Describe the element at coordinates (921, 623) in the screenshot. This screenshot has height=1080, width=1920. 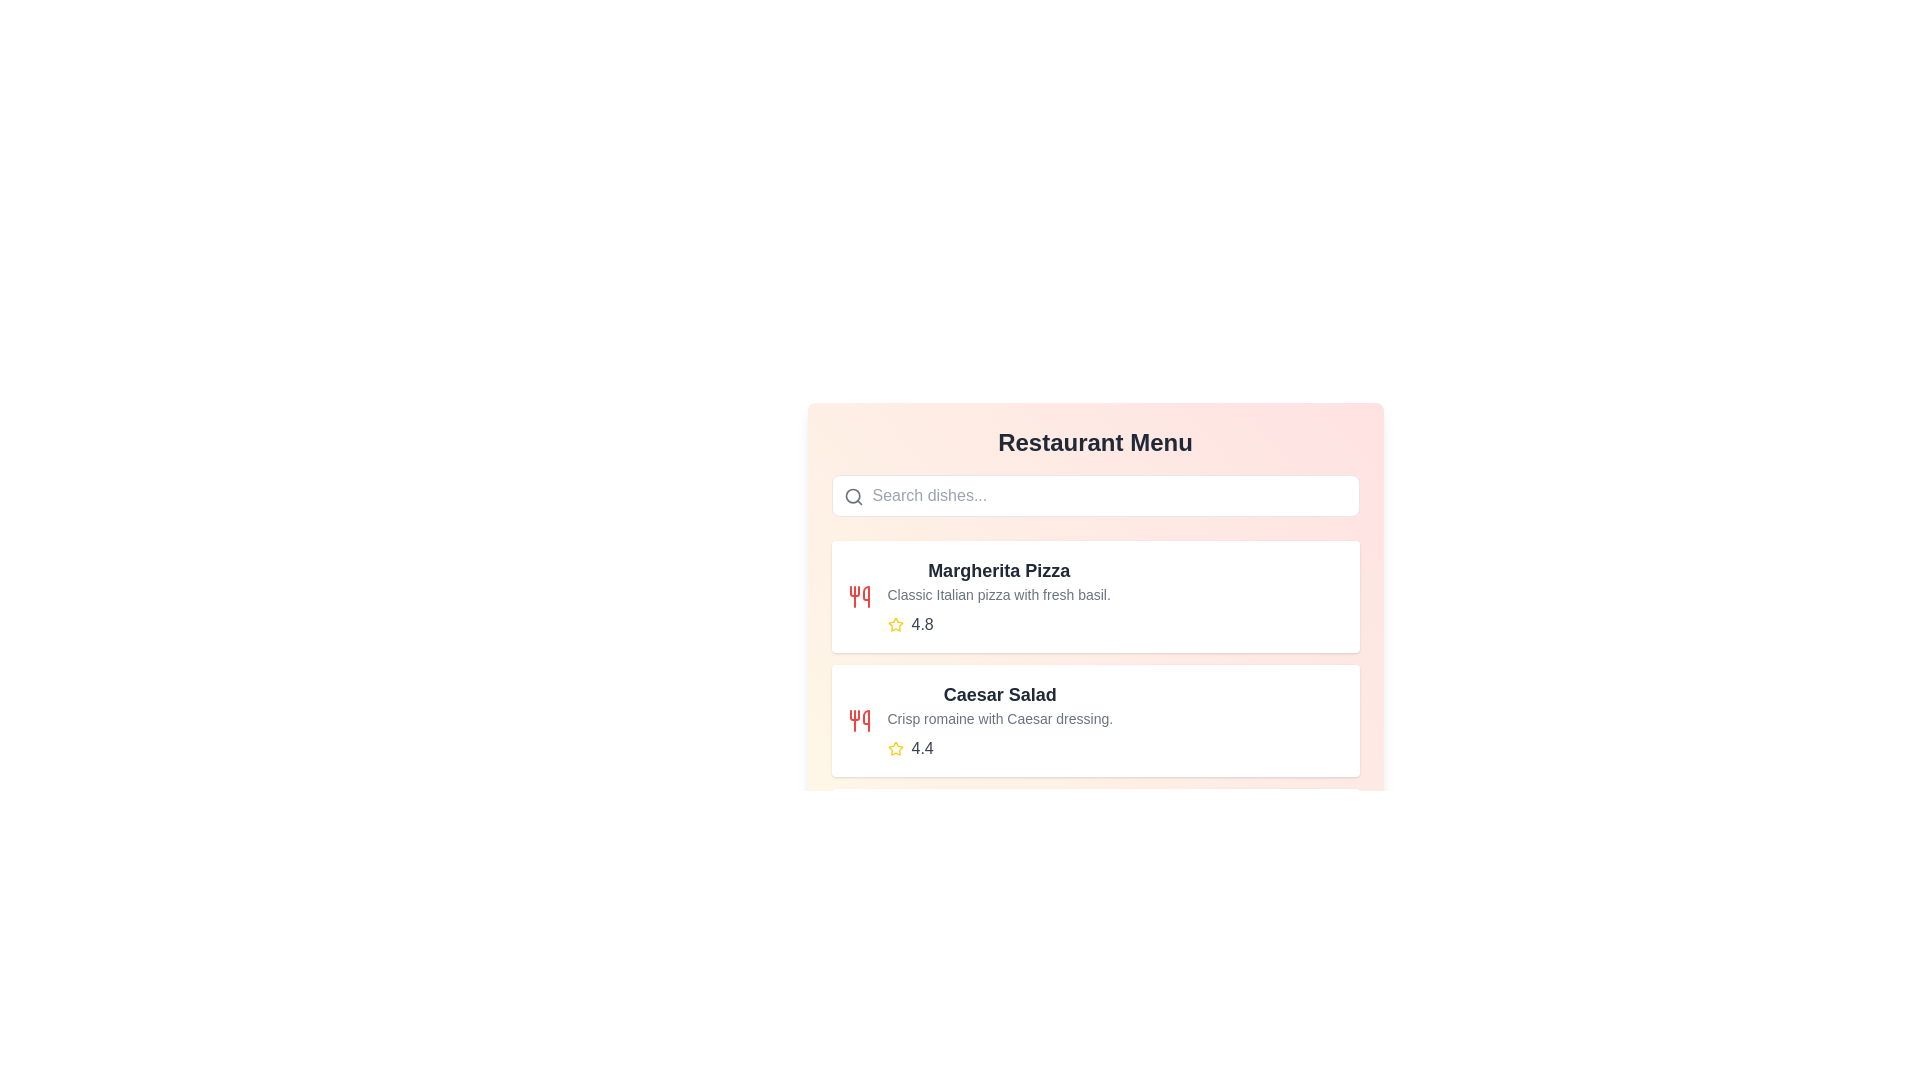
I see `the text label displaying the rating value '4.8', which is located to the immediate right of a yellow star icon in the rating display section for 'Margherita Pizza'` at that location.